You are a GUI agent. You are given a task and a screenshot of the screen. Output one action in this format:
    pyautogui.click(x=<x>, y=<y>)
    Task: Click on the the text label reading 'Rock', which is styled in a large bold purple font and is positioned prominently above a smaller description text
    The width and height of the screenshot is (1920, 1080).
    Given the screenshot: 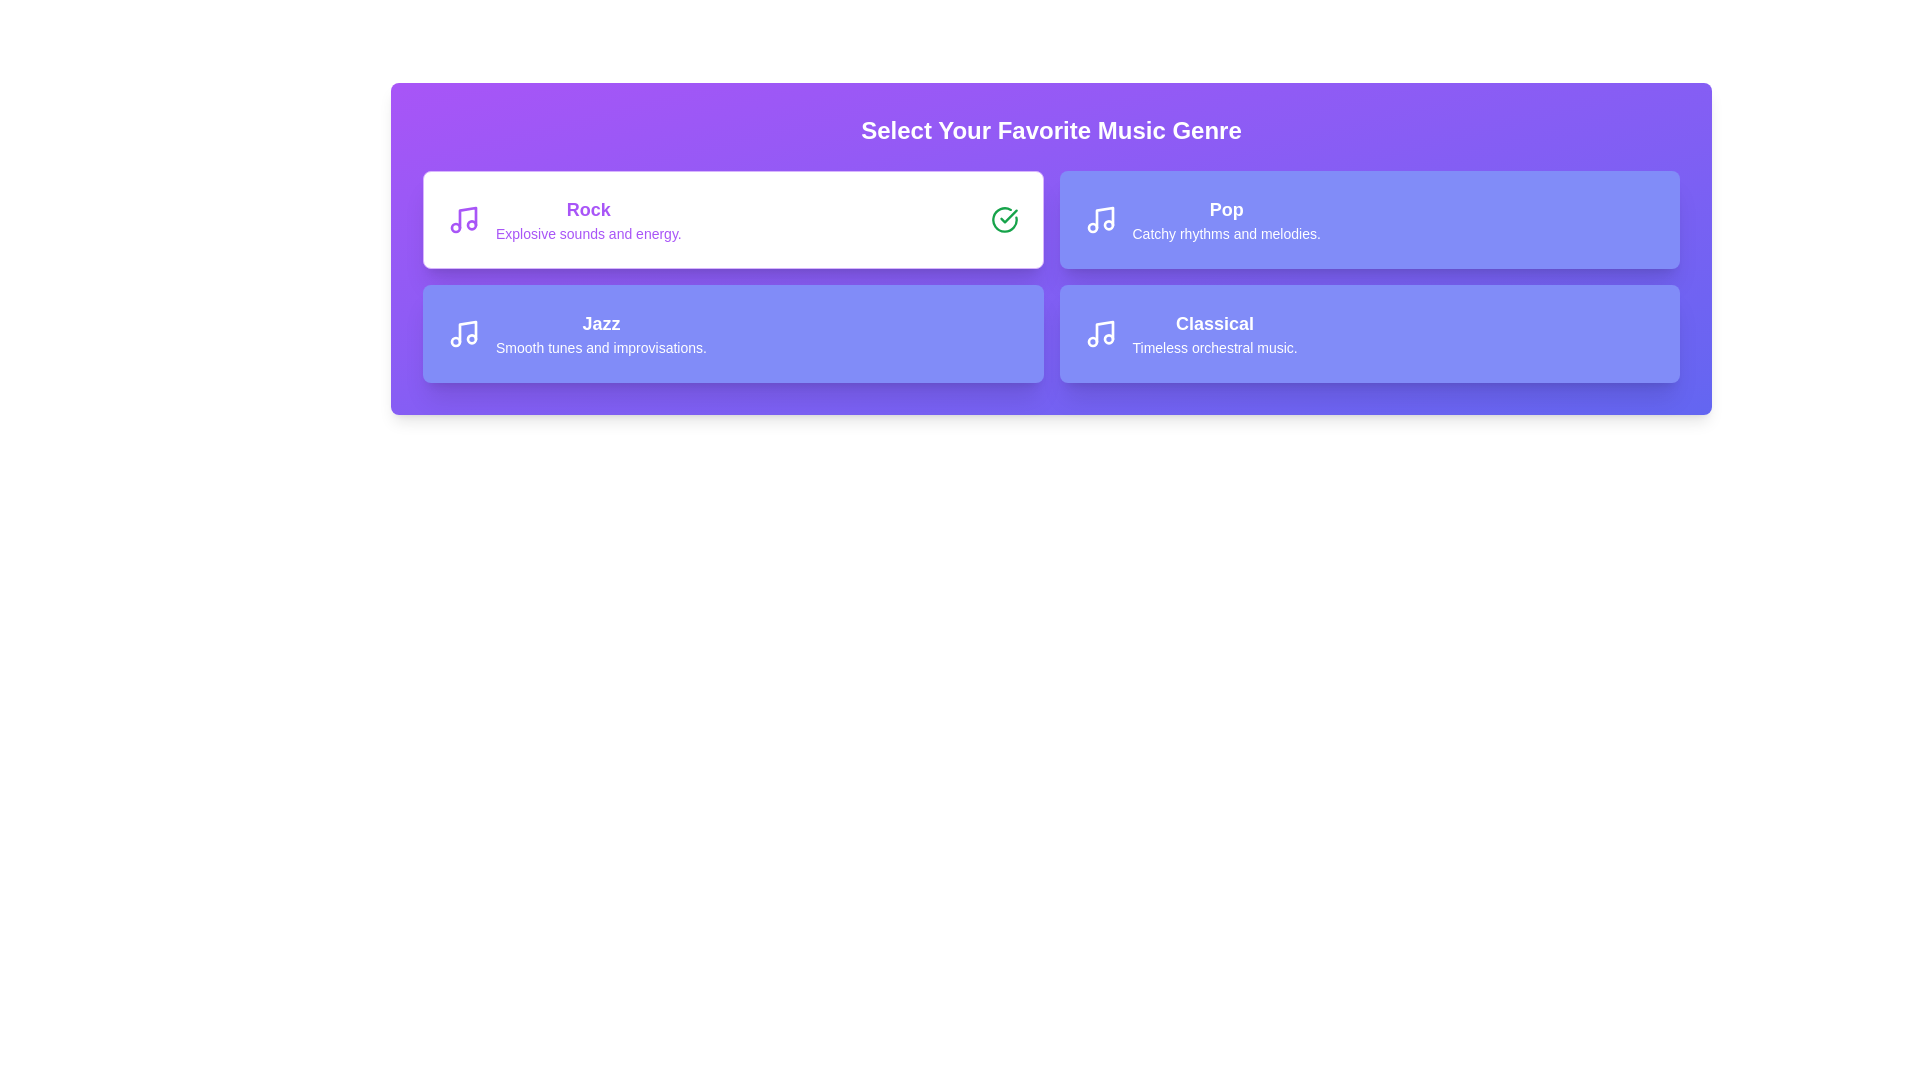 What is the action you would take?
    pyautogui.click(x=587, y=209)
    